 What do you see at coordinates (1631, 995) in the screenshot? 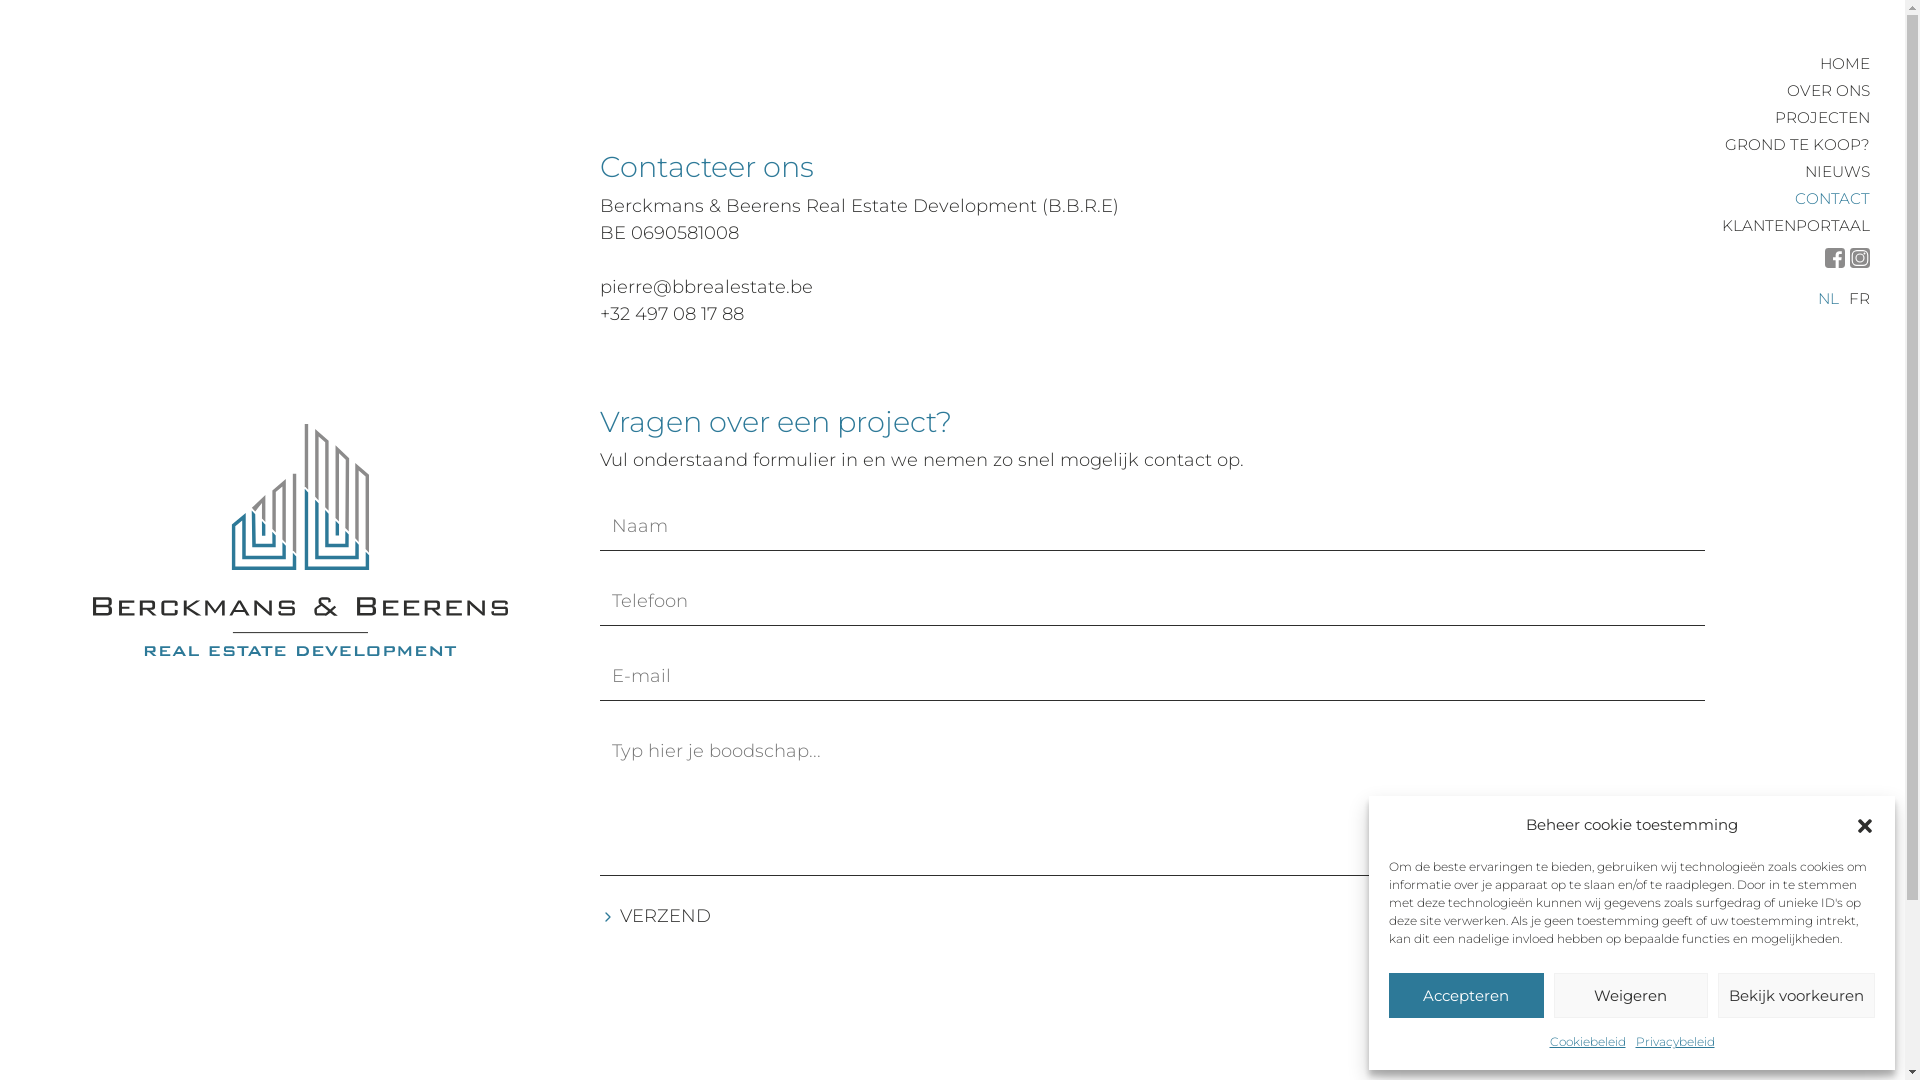
I see `'Weigeren'` at bounding box center [1631, 995].